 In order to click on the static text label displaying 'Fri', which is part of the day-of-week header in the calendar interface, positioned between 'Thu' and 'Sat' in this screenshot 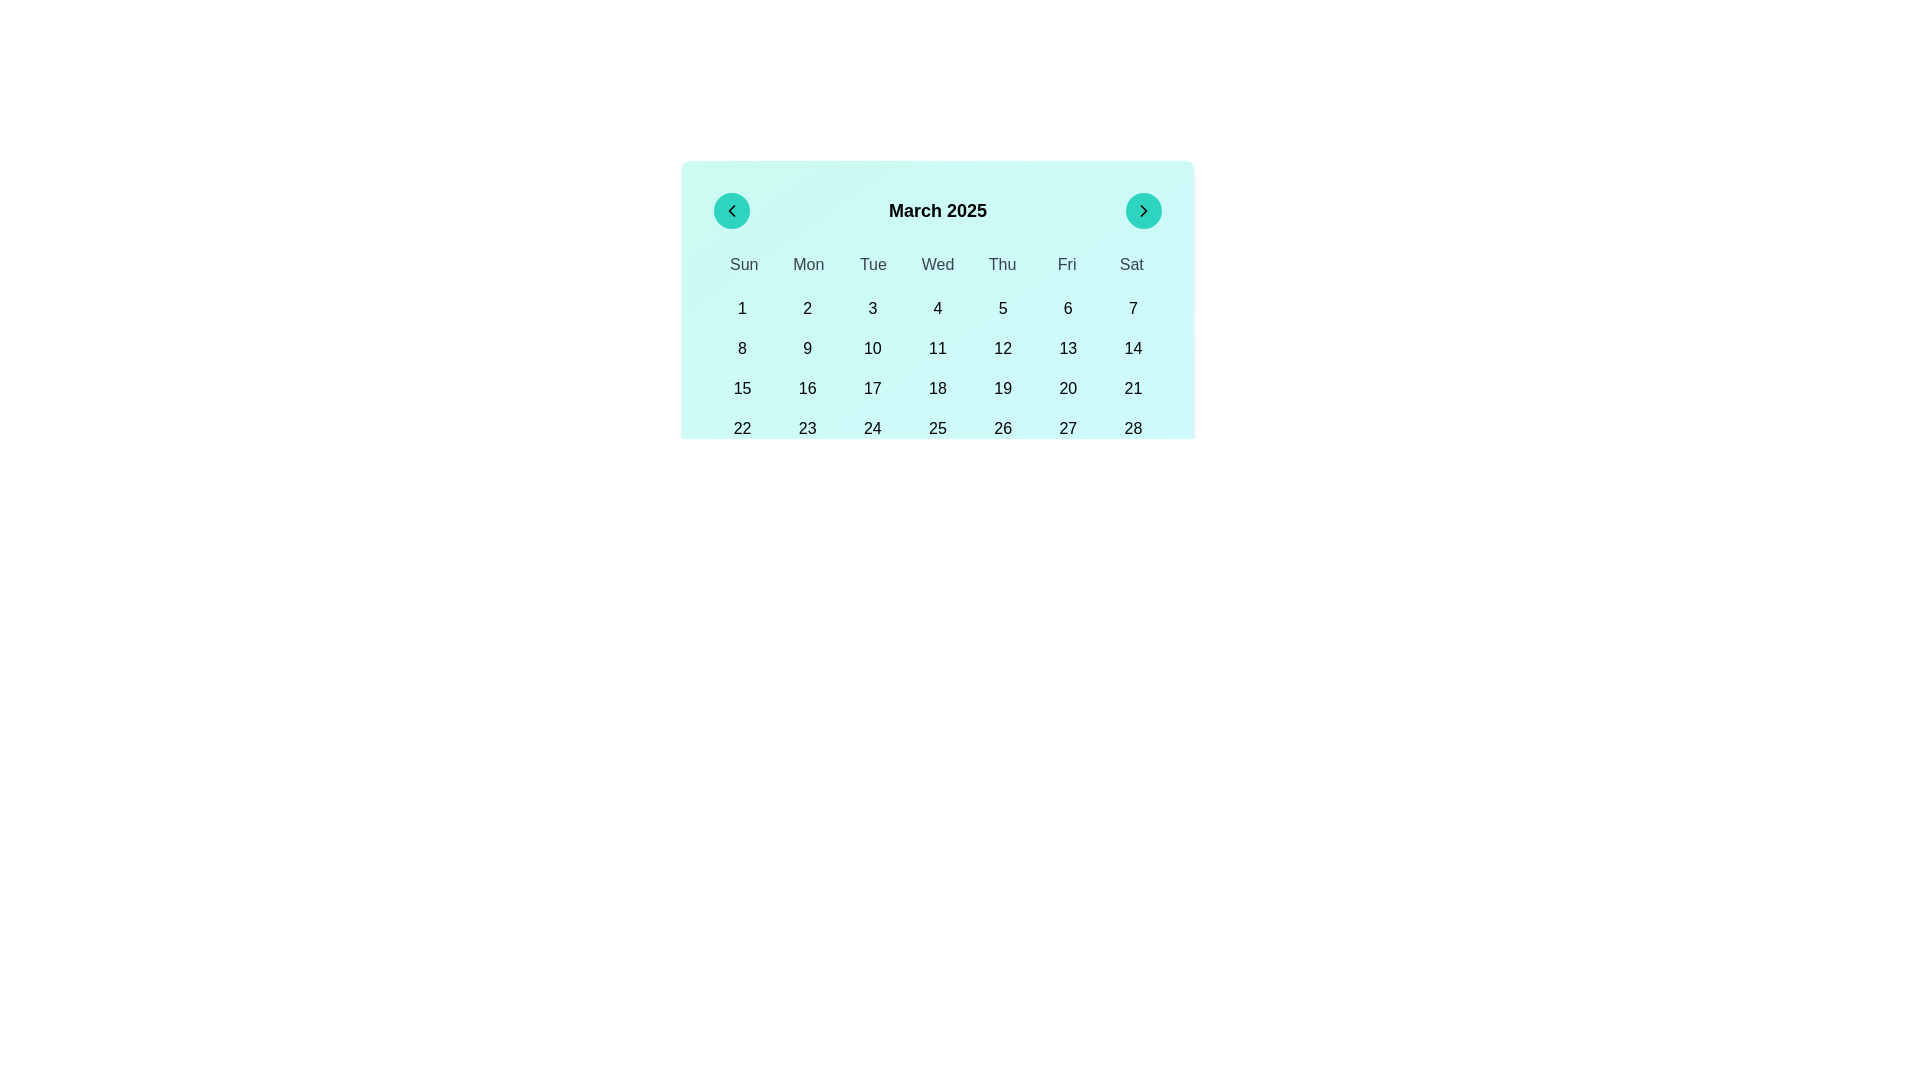, I will do `click(1066, 264)`.